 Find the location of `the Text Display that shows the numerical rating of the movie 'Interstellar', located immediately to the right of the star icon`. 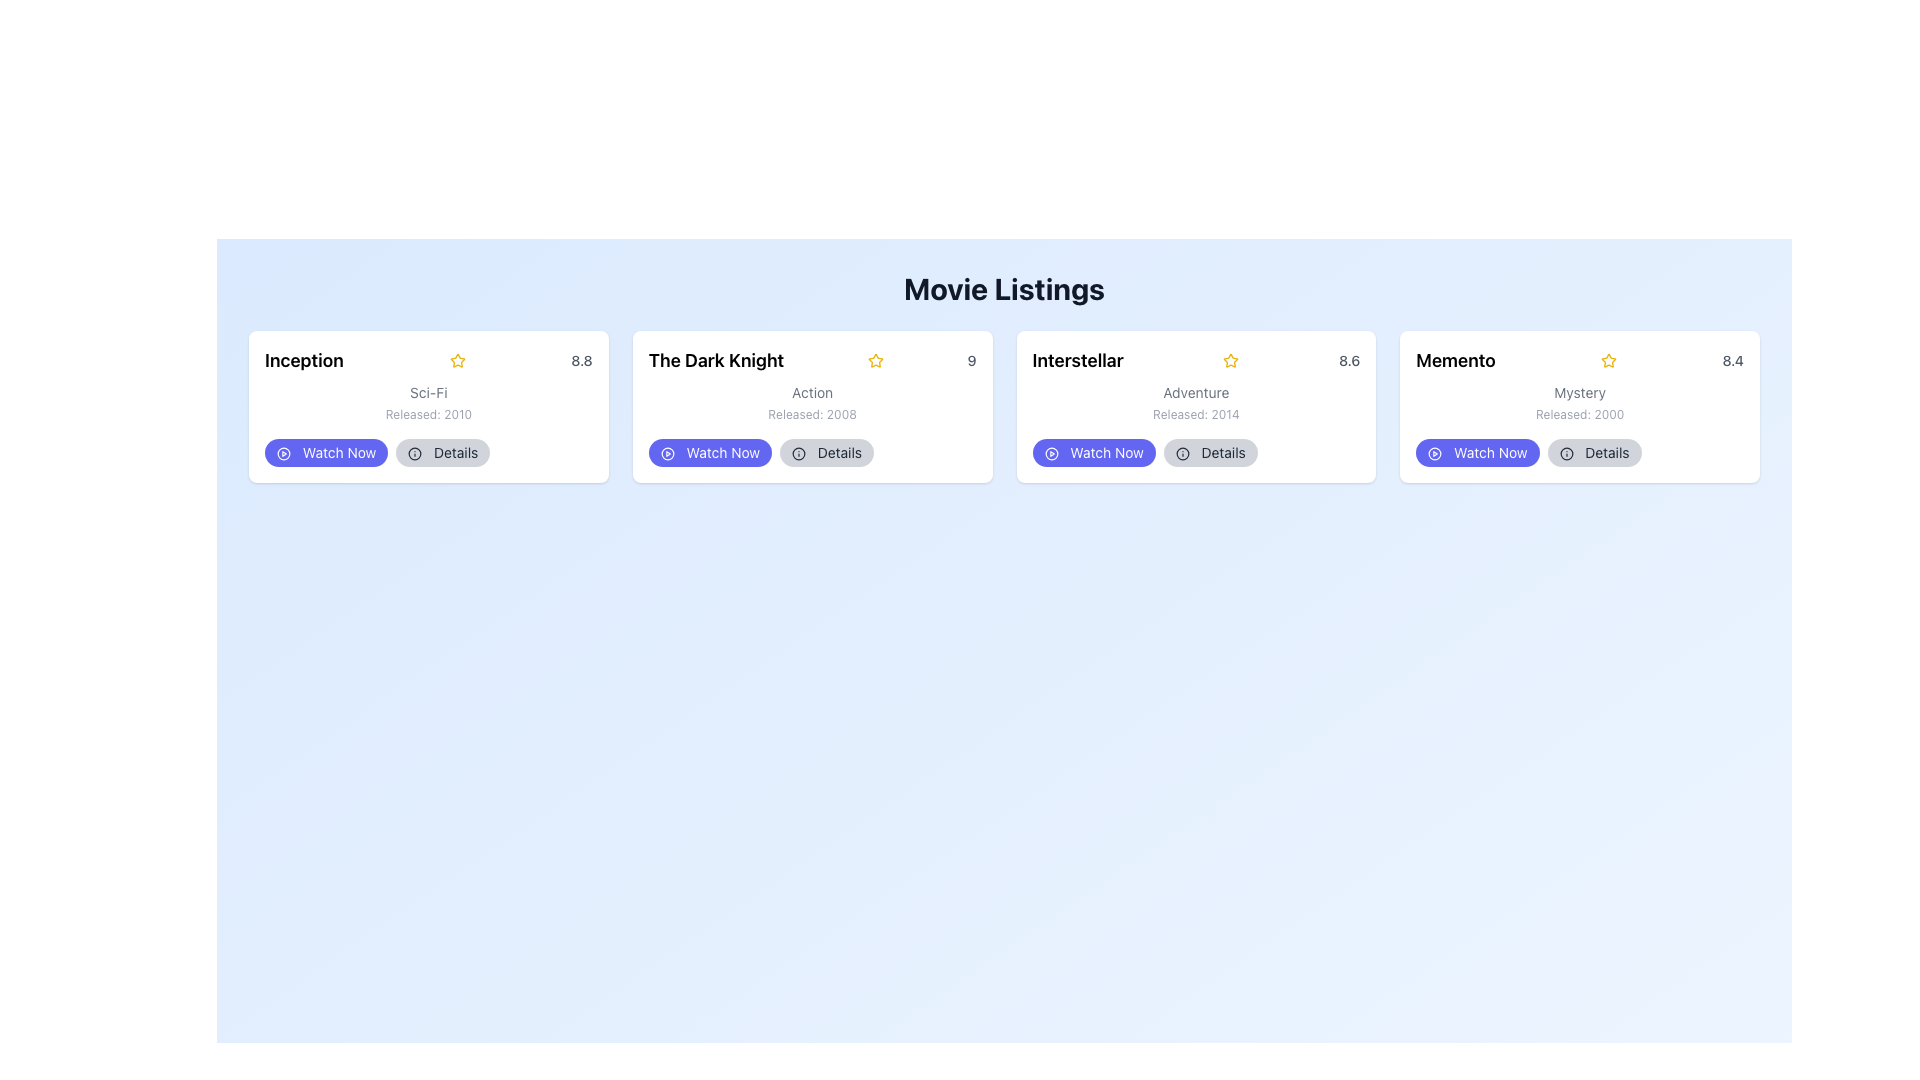

the Text Display that shows the numerical rating of the movie 'Interstellar', located immediately to the right of the star icon is located at coordinates (1349, 361).